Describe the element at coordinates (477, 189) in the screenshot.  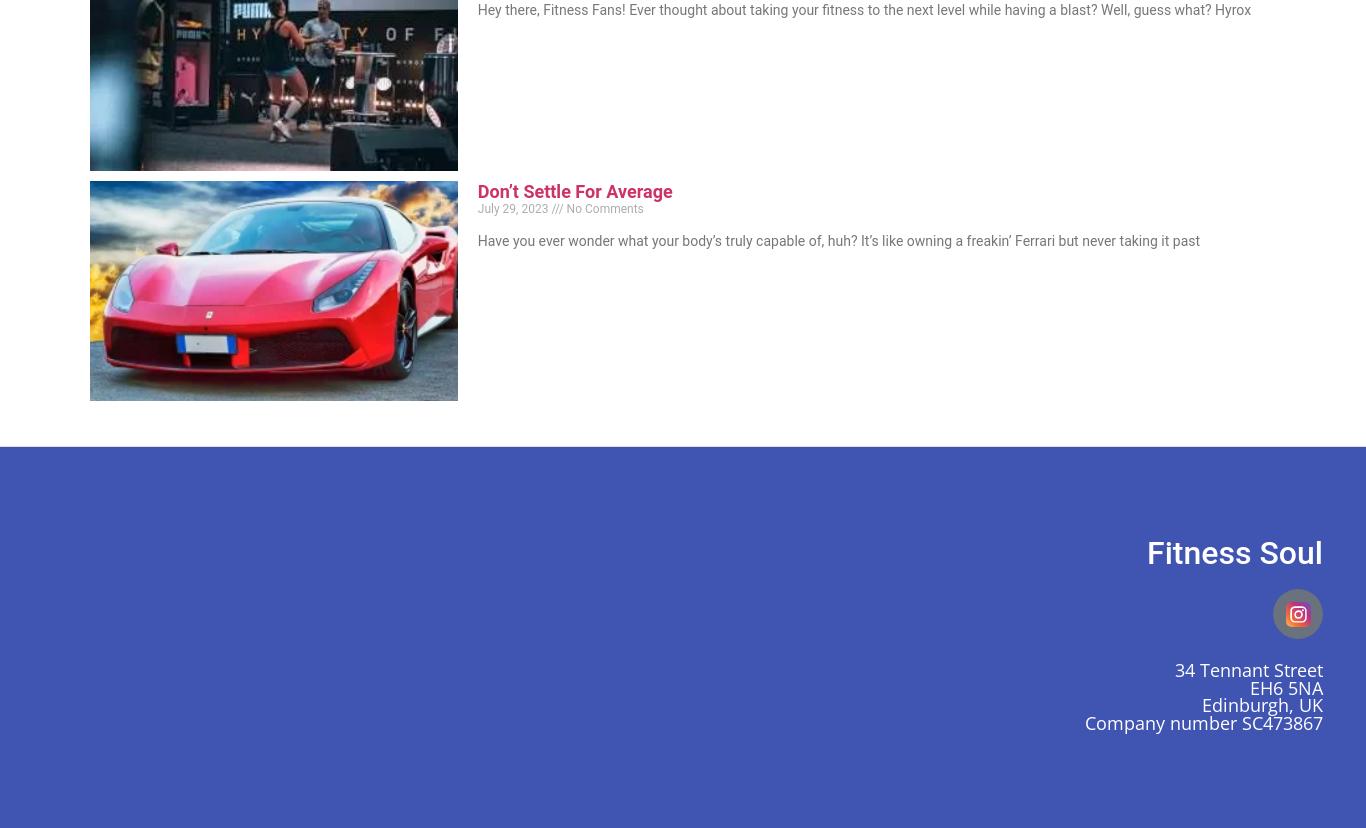
I see `'Don’t Settle For Average'` at that location.